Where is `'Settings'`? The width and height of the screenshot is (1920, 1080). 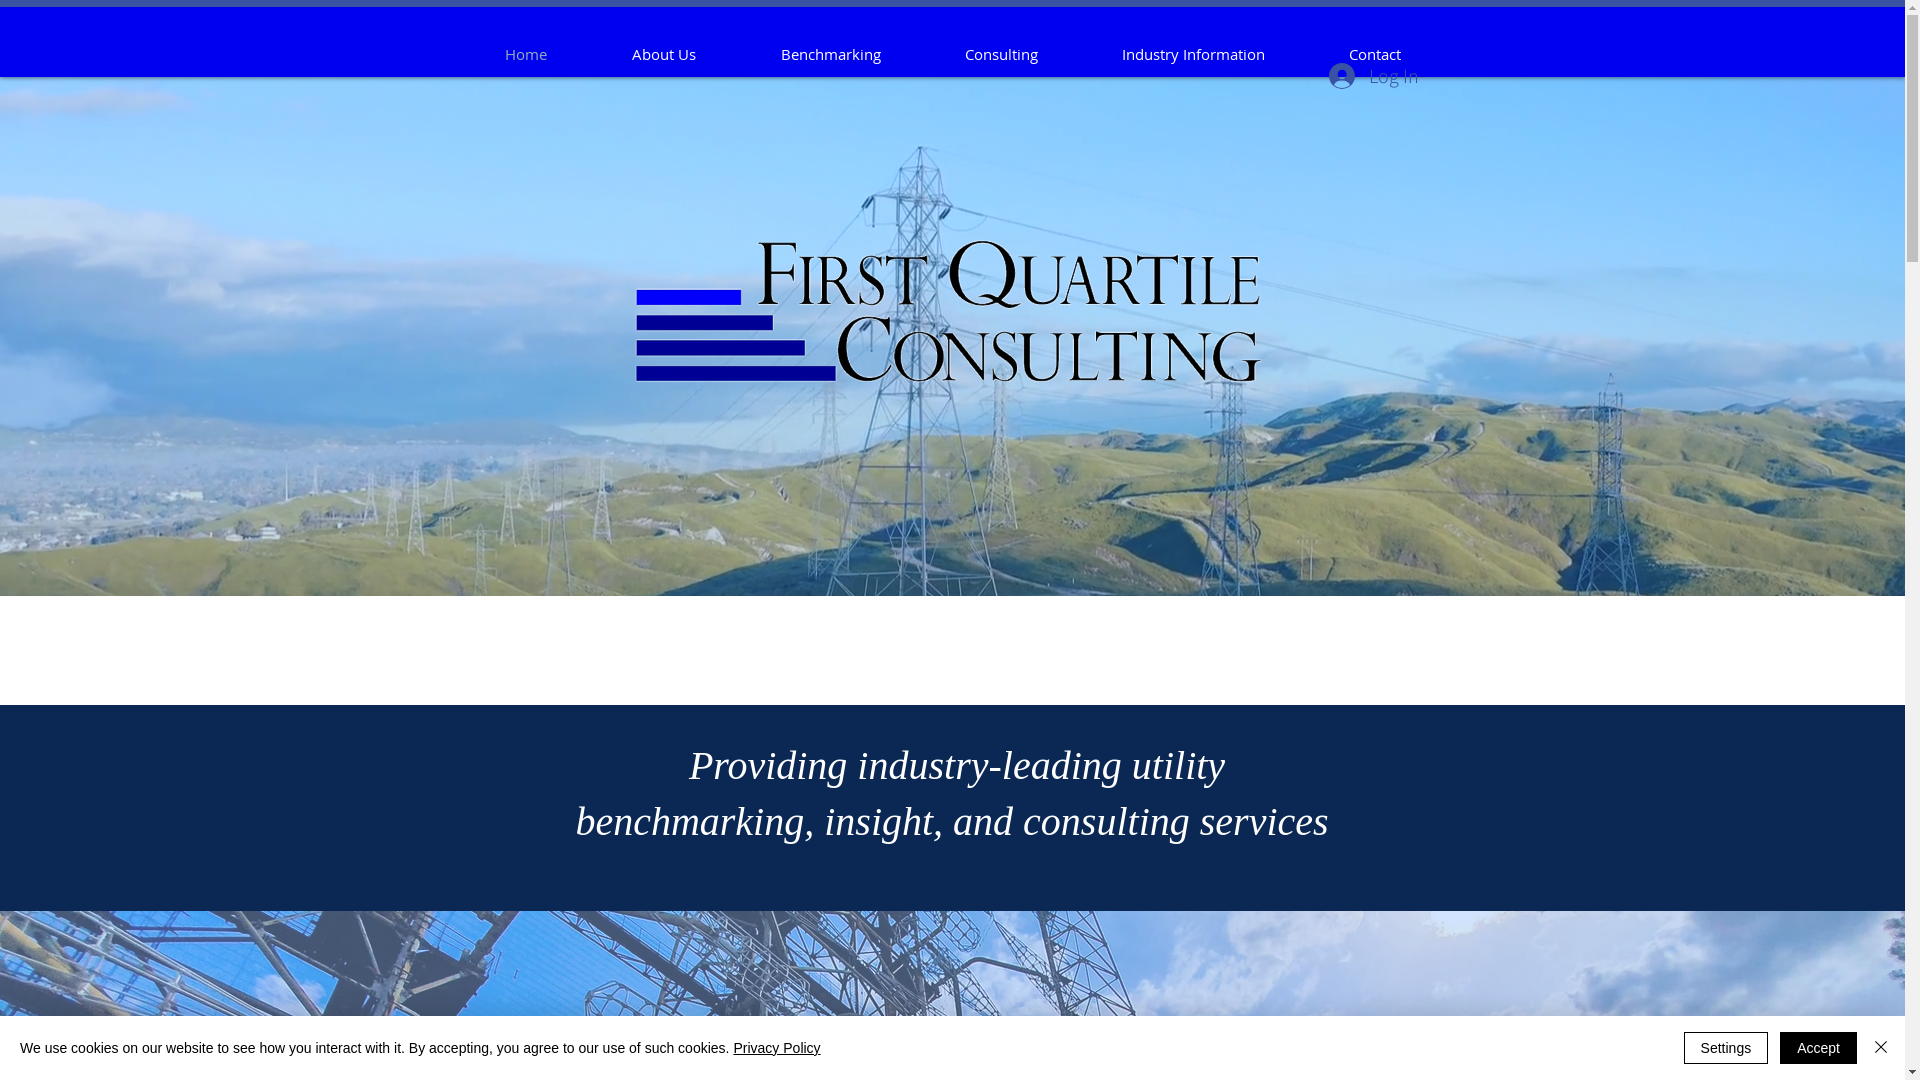
'Settings' is located at coordinates (1725, 1047).